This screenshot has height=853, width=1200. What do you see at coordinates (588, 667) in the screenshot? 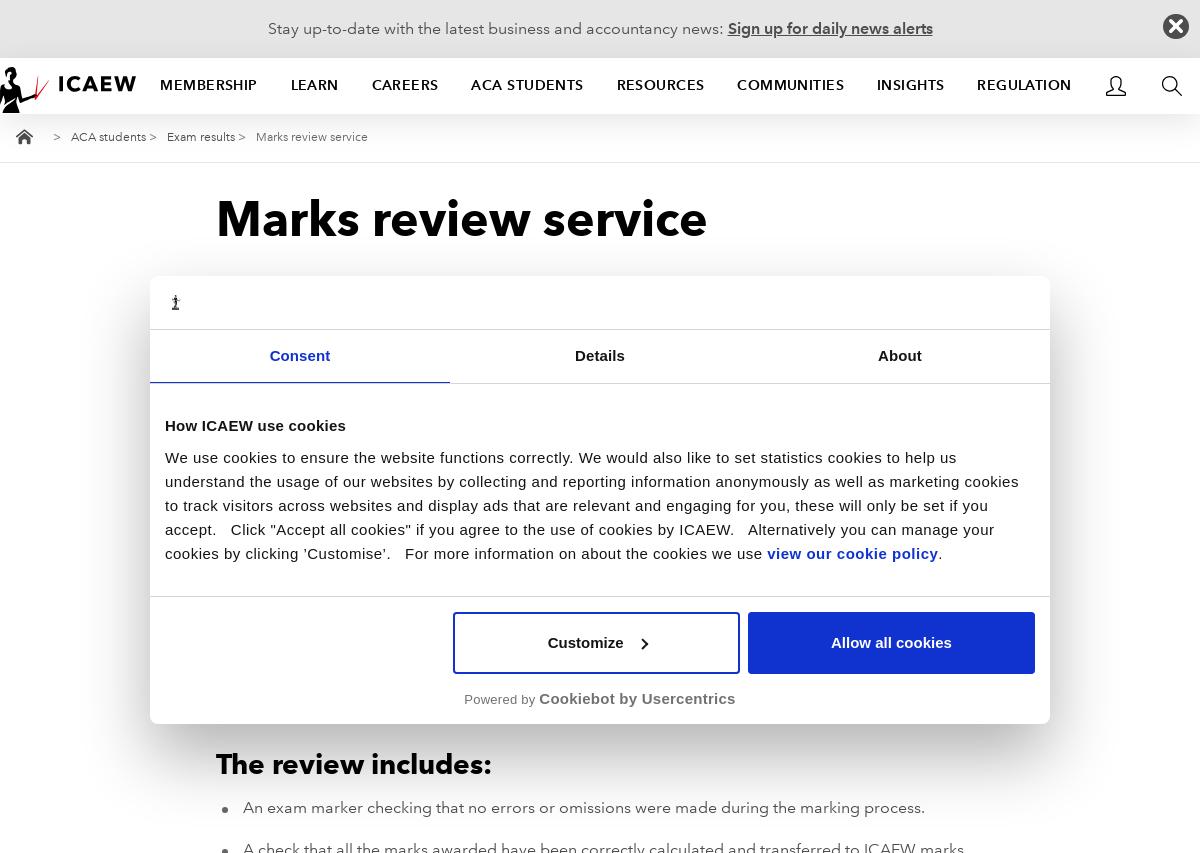
I see `'Examinations'` at bounding box center [588, 667].